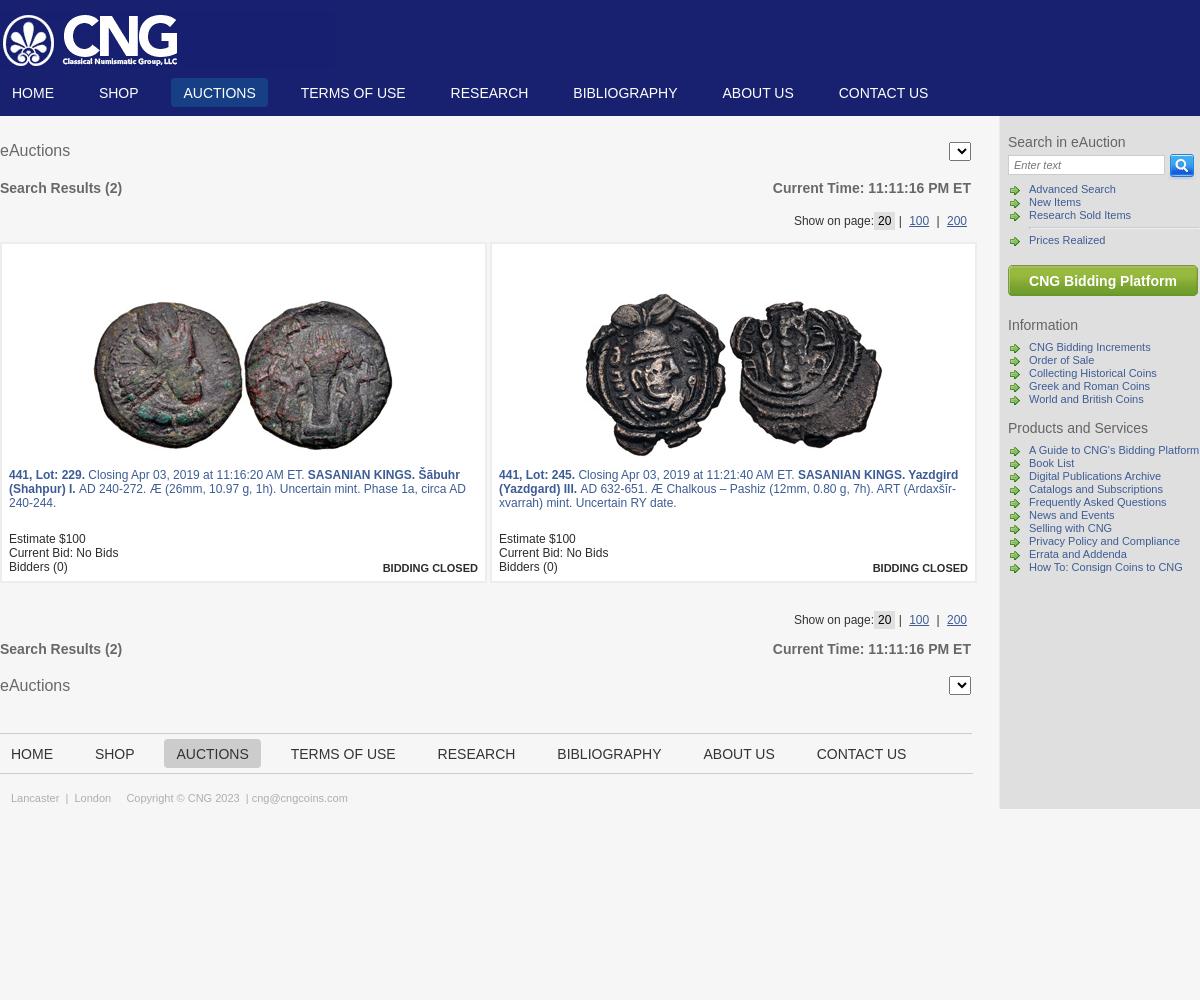 This screenshot has width=1200, height=1000. What do you see at coordinates (1029, 346) in the screenshot?
I see `'CNG Bidding Increments'` at bounding box center [1029, 346].